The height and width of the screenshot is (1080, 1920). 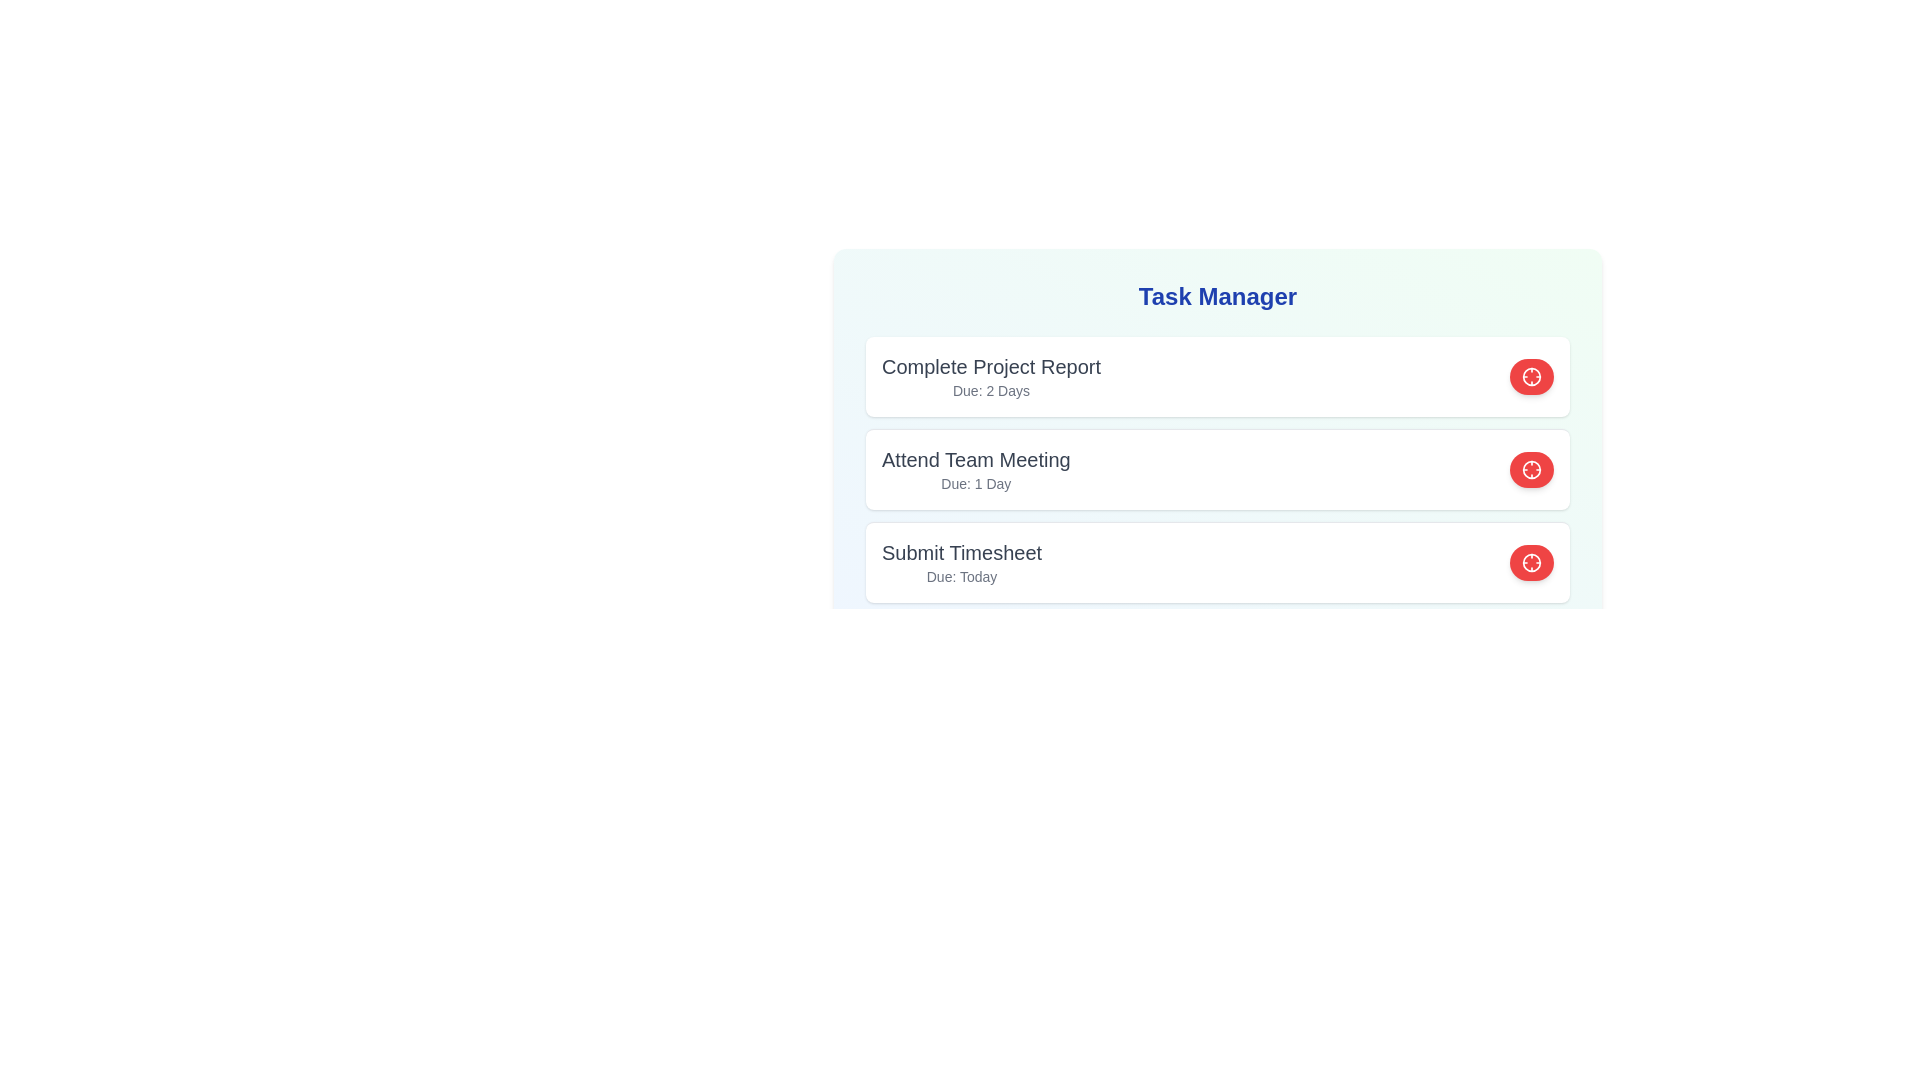 What do you see at coordinates (991, 390) in the screenshot?
I see `the text label displaying 'Due: 2 Days', which is styled in a smaller gray font and located below the heading 'Complete Project Report' within the task card` at bounding box center [991, 390].